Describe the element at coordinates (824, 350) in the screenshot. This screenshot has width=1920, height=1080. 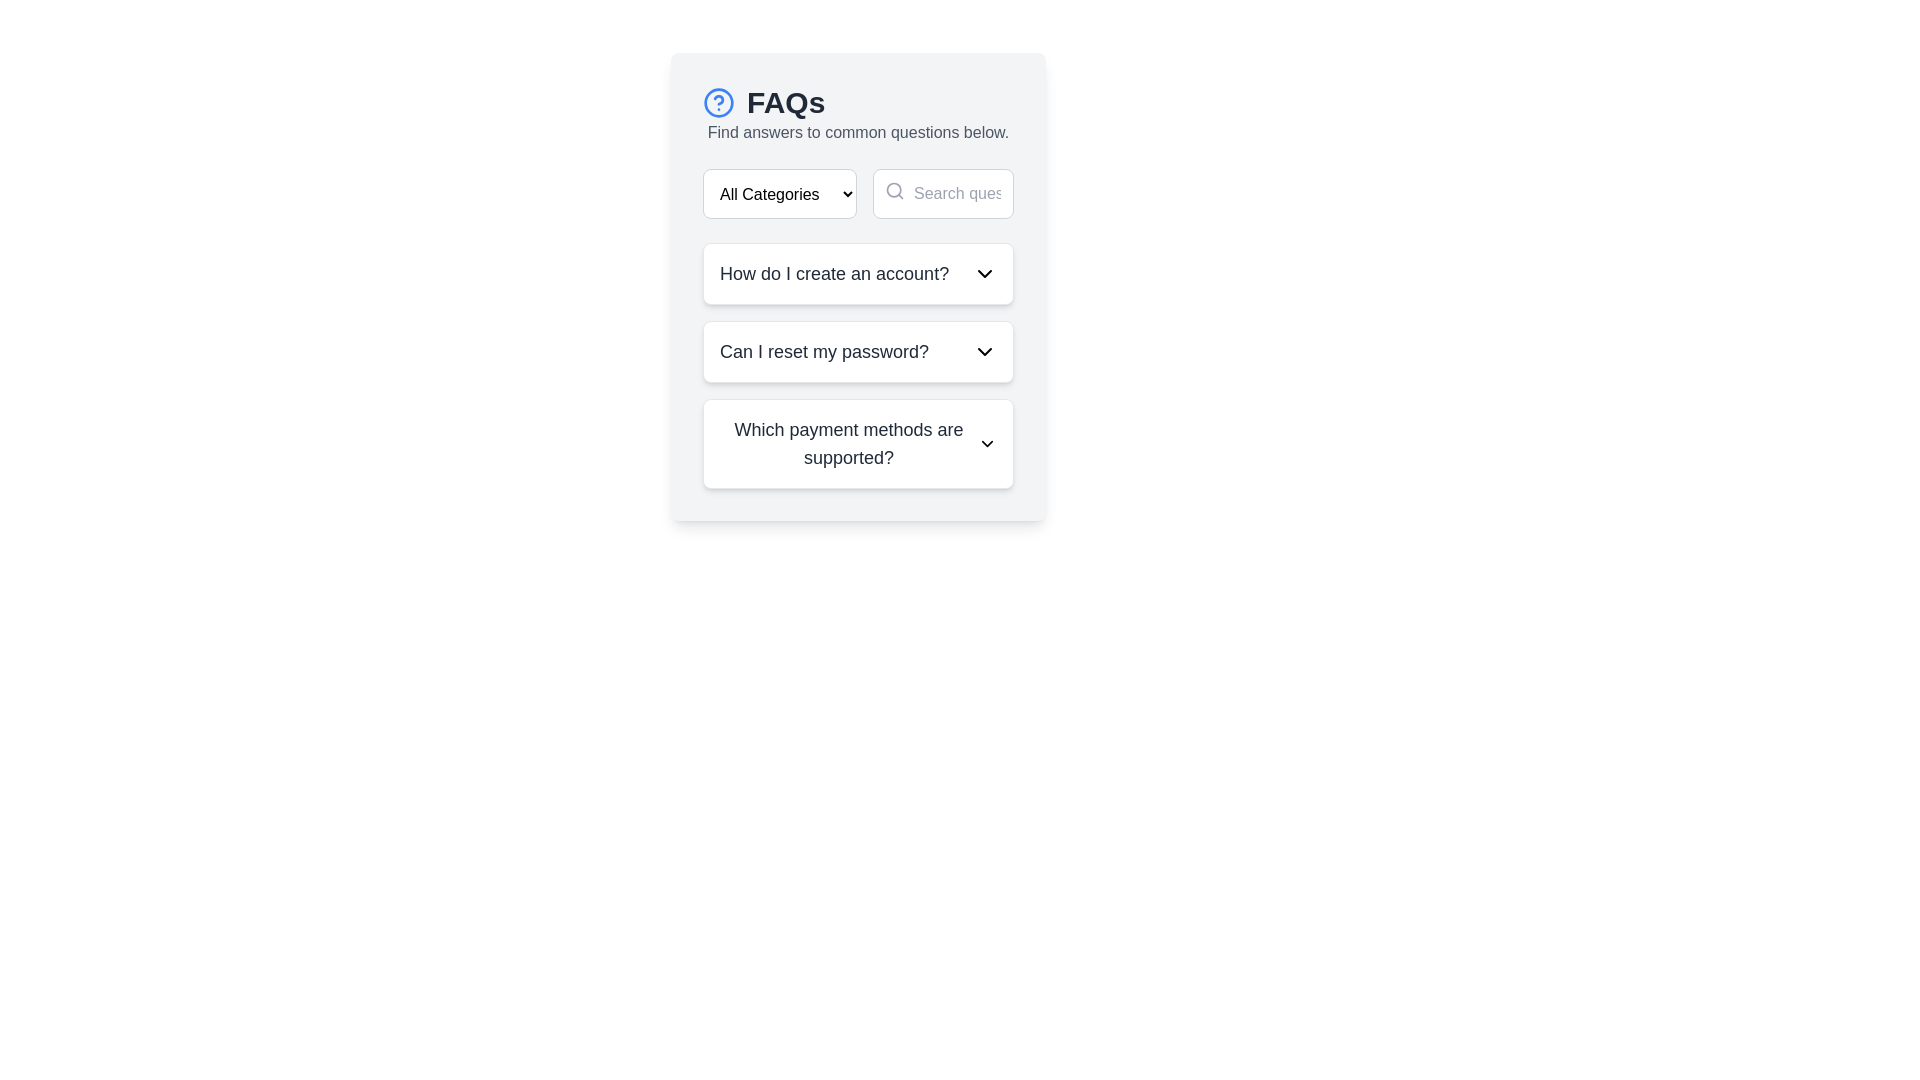
I see `the text label that reads 'Can I reset my password?', which is styled with a medium font weight and grayish-black color, located in the FAQ section` at that location.